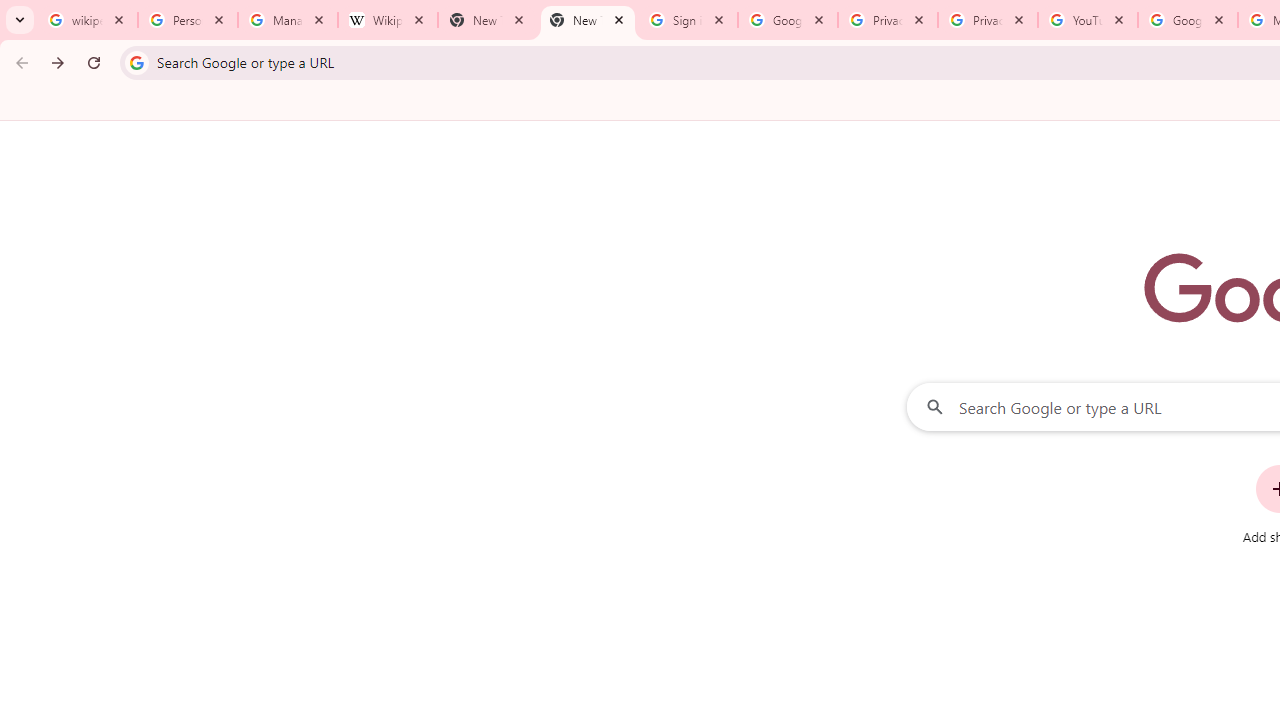 Image resolution: width=1280 pixels, height=720 pixels. Describe the element at coordinates (387, 20) in the screenshot. I see `'Wikipedia:Edit requests - Wikipedia'` at that location.